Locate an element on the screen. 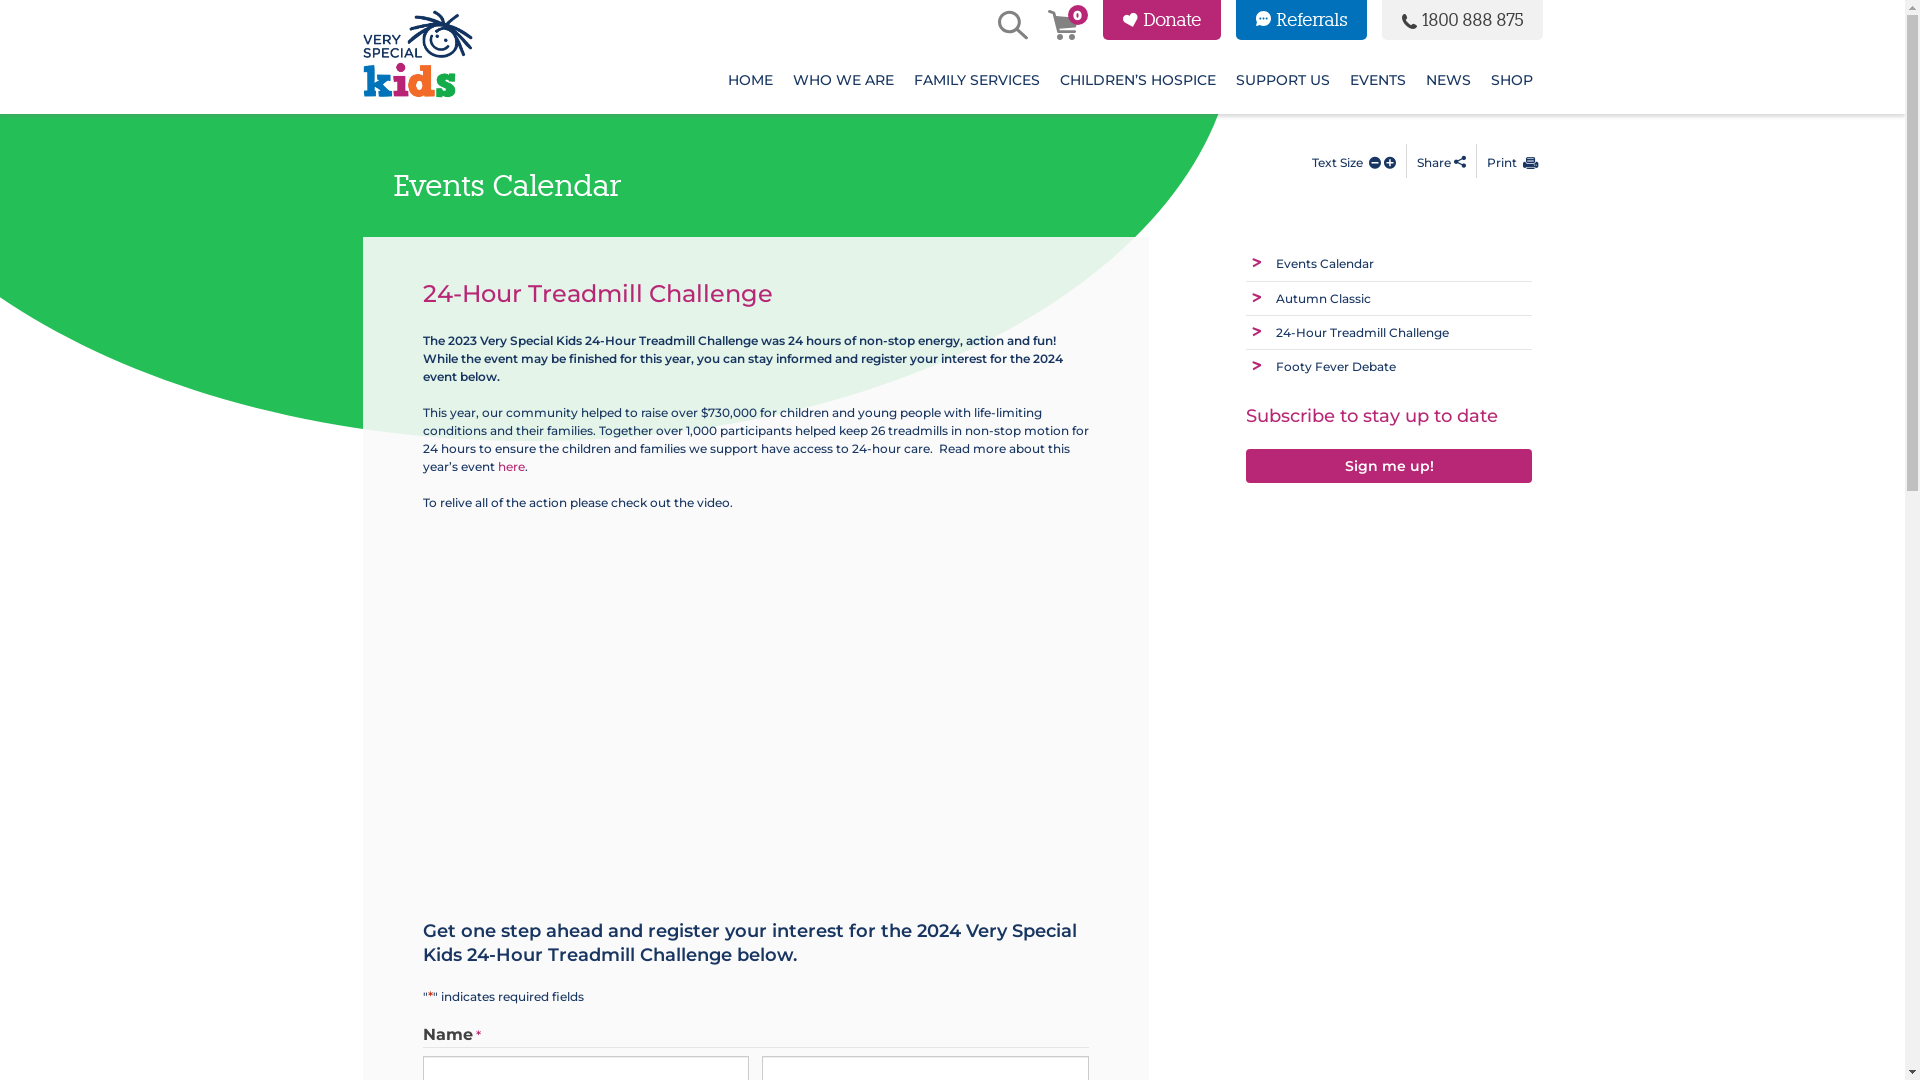  'Sign me up!' is located at coordinates (1388, 466).